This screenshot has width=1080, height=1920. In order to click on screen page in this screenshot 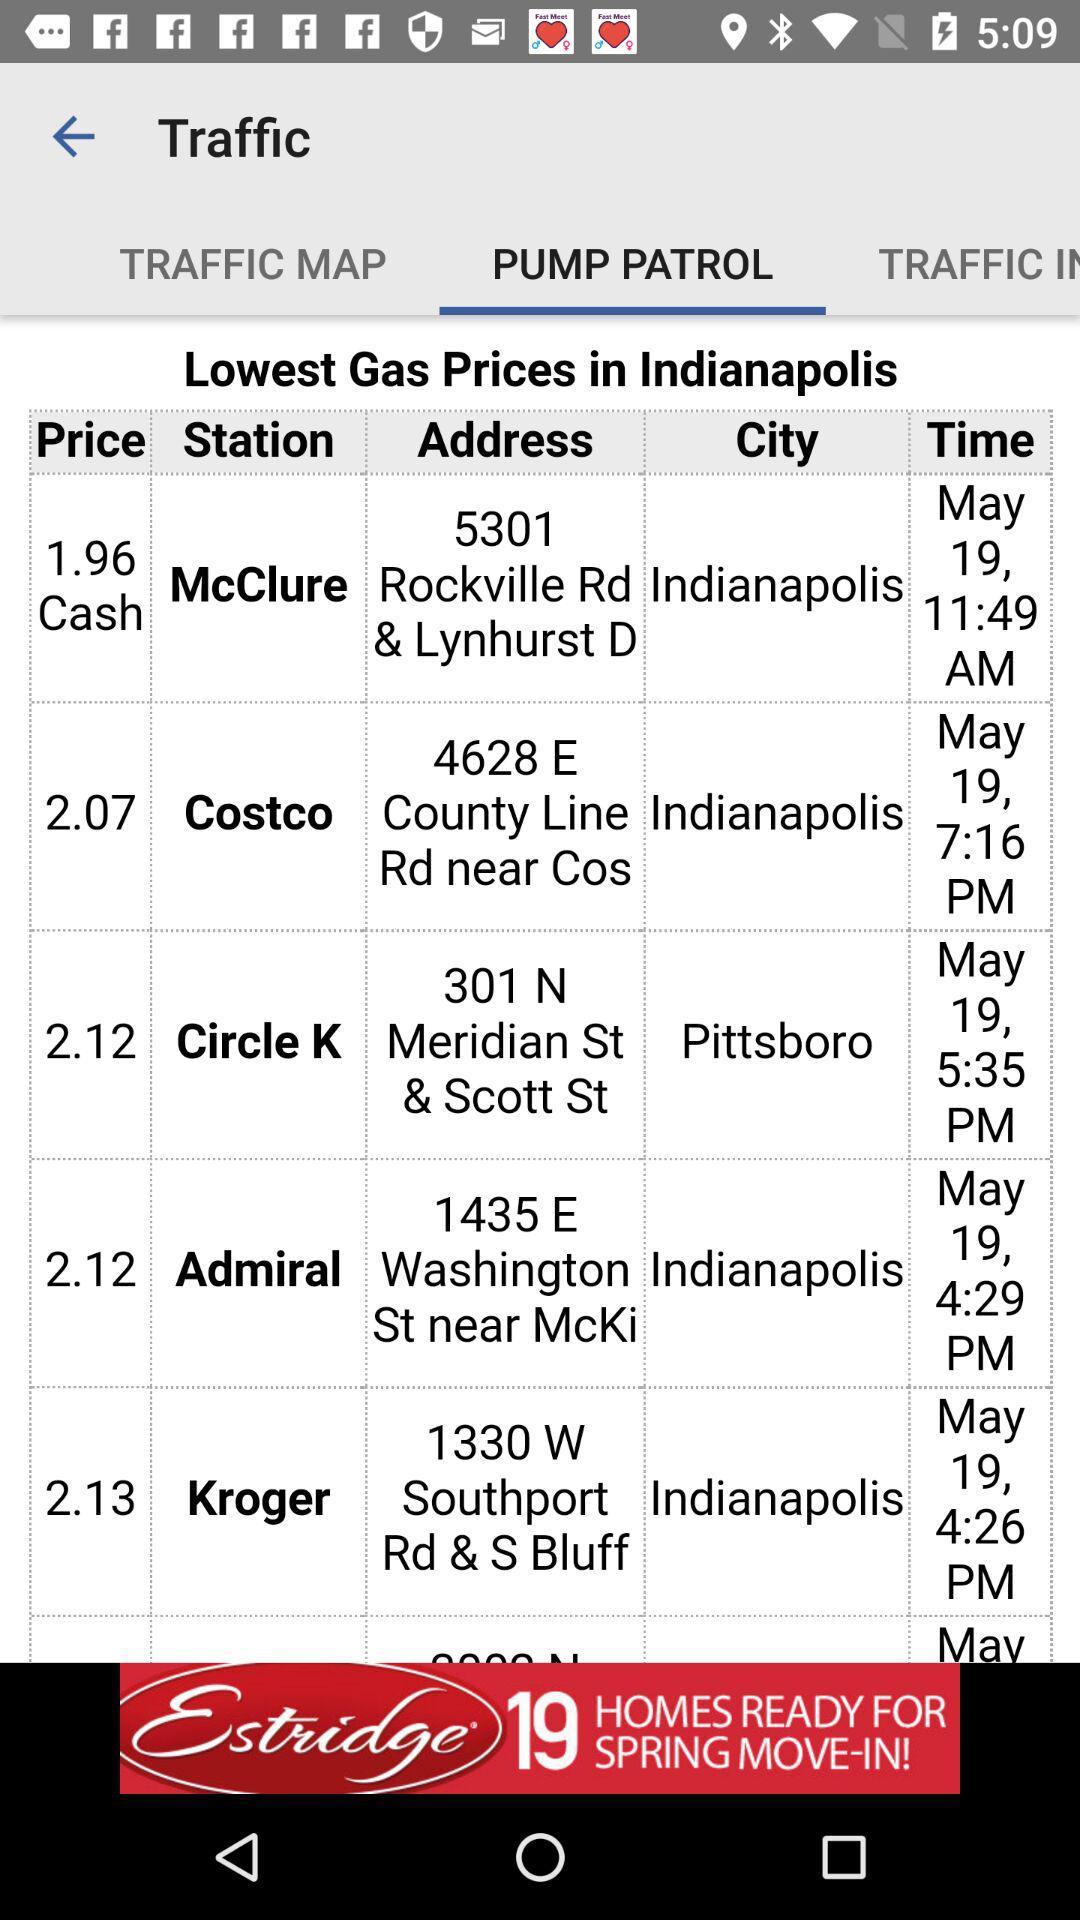, I will do `click(540, 988)`.